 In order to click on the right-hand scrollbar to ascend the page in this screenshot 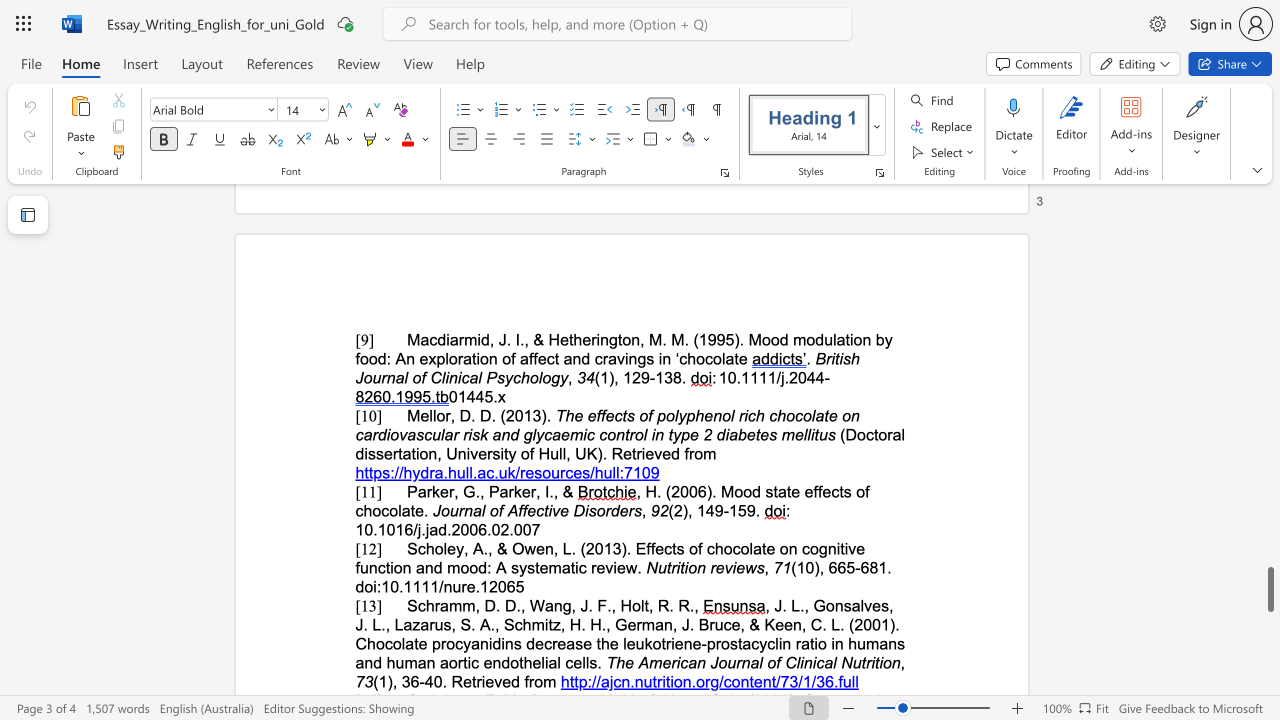, I will do `click(1269, 390)`.